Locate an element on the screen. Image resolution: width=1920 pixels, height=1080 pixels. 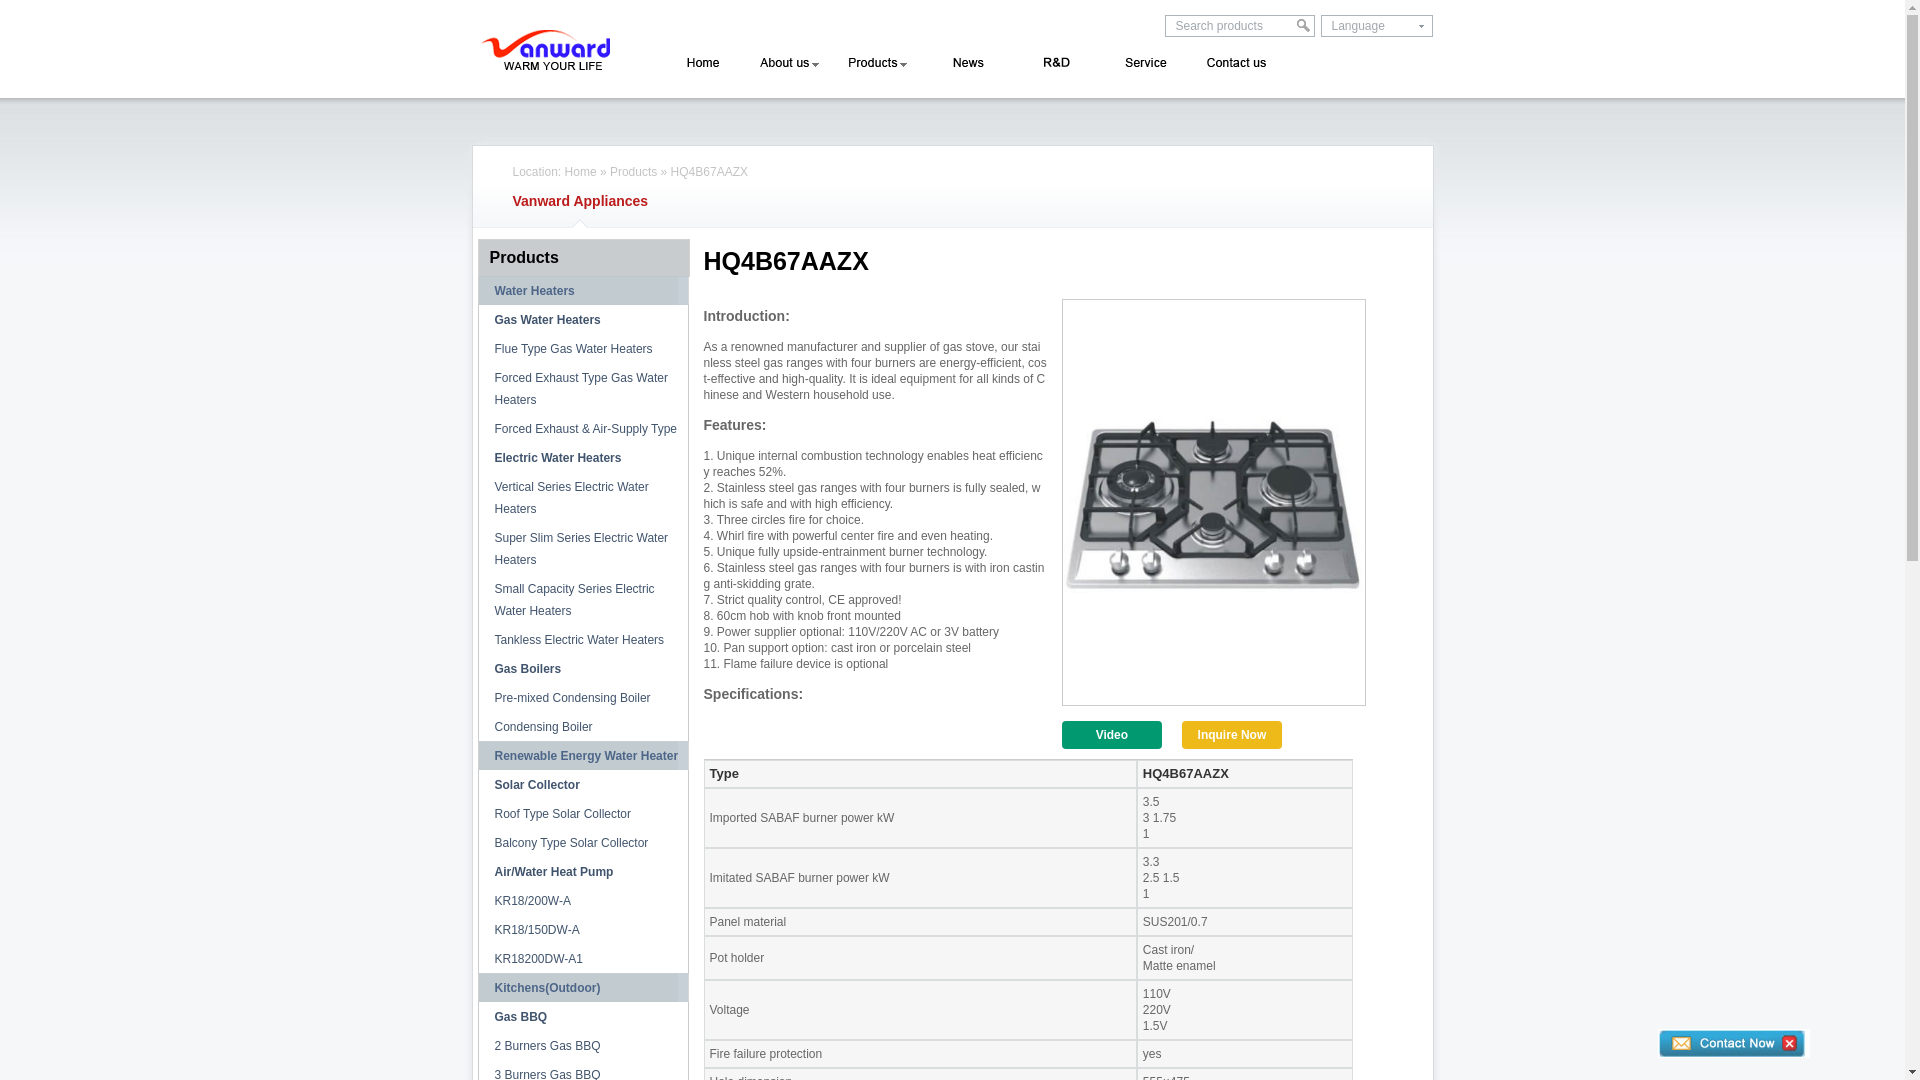
'Gas Water Heaters' is located at coordinates (582, 319).